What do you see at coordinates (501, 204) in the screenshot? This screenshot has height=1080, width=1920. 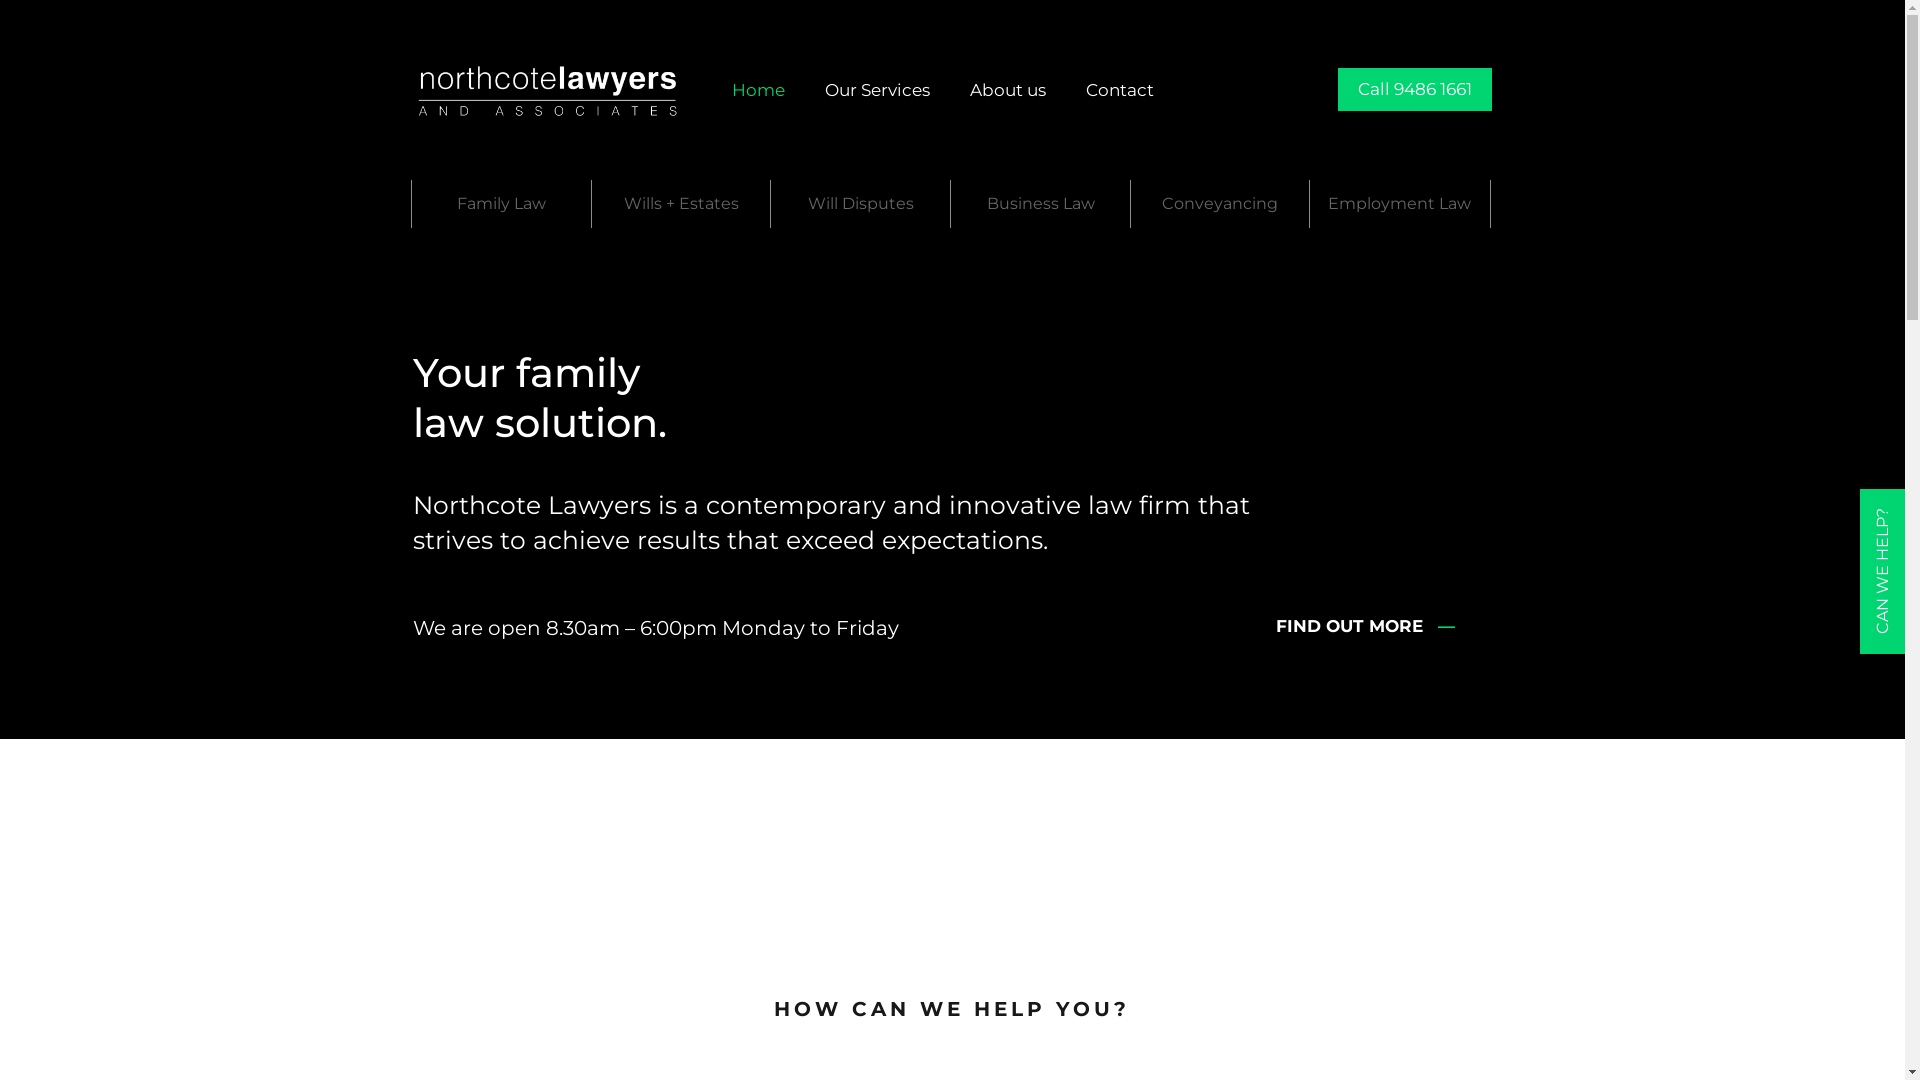 I see `'Family Law'` at bounding box center [501, 204].